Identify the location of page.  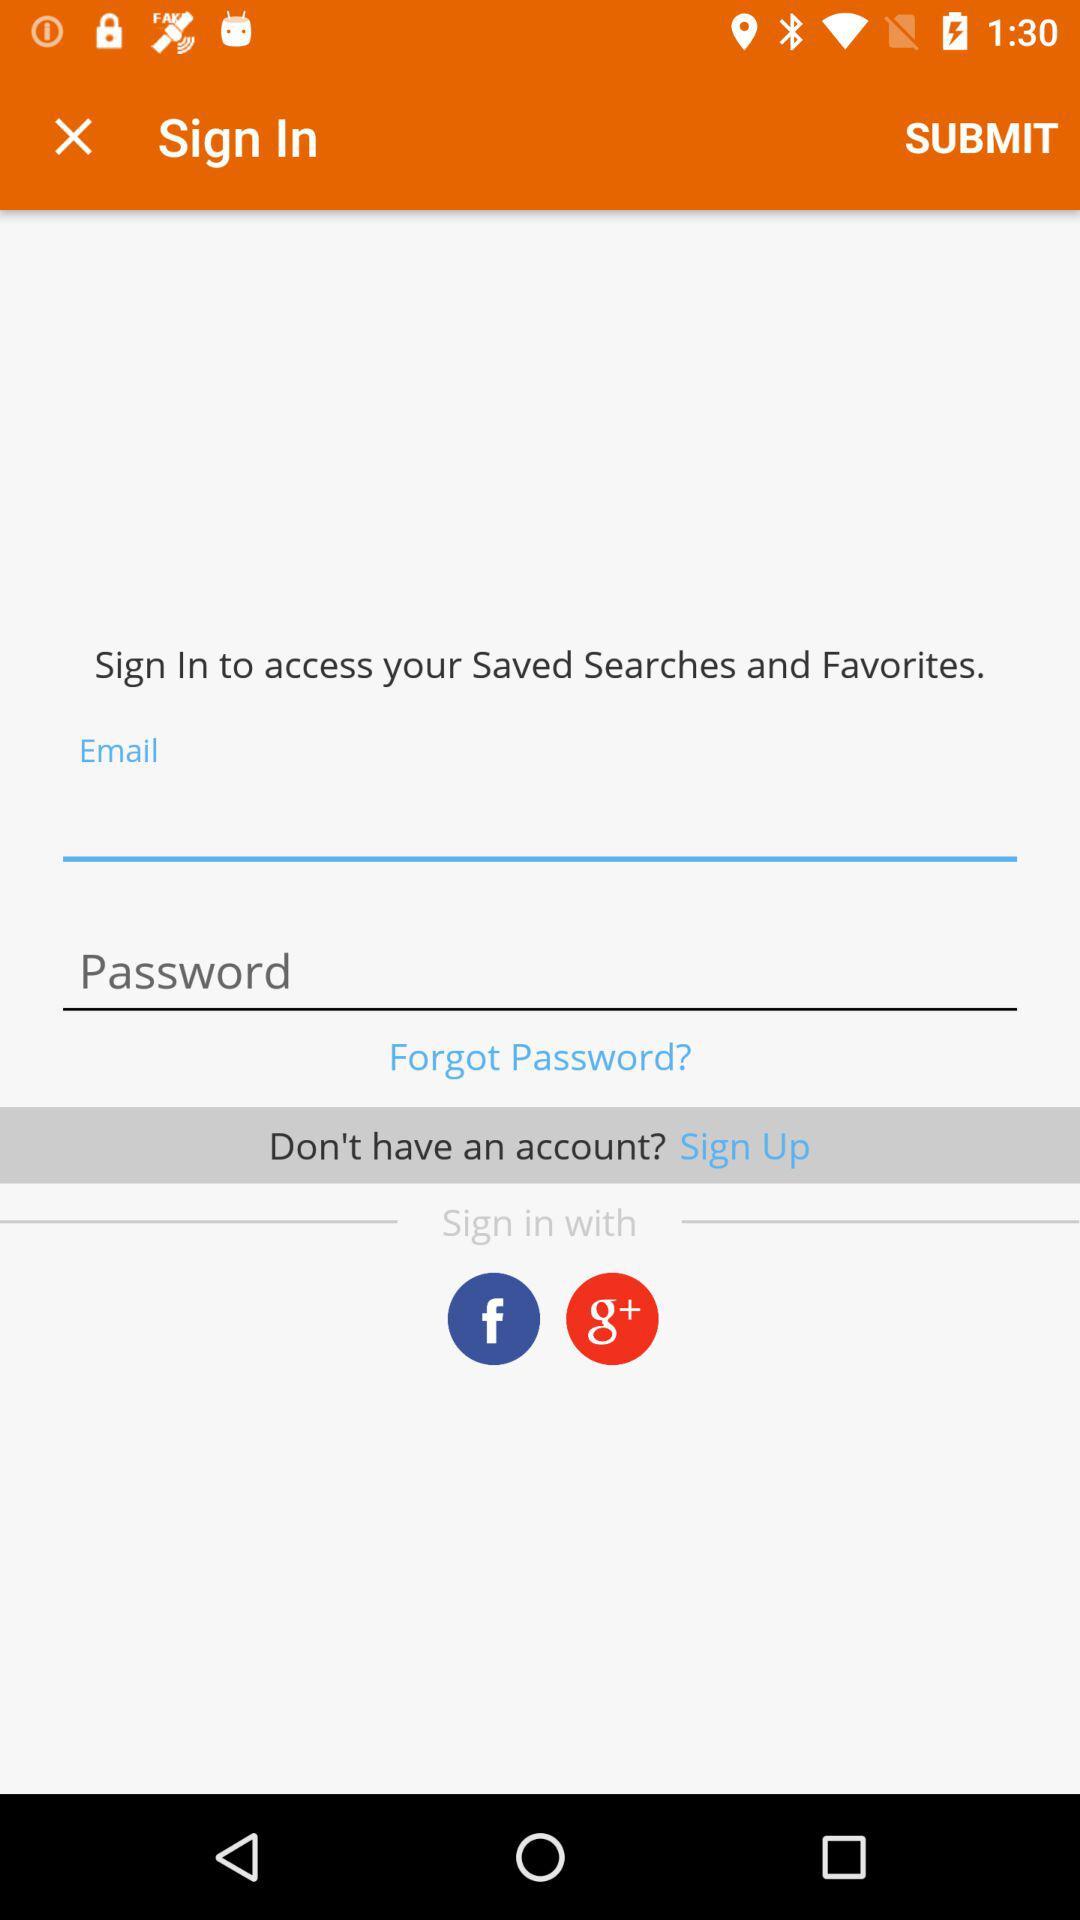
(72, 135).